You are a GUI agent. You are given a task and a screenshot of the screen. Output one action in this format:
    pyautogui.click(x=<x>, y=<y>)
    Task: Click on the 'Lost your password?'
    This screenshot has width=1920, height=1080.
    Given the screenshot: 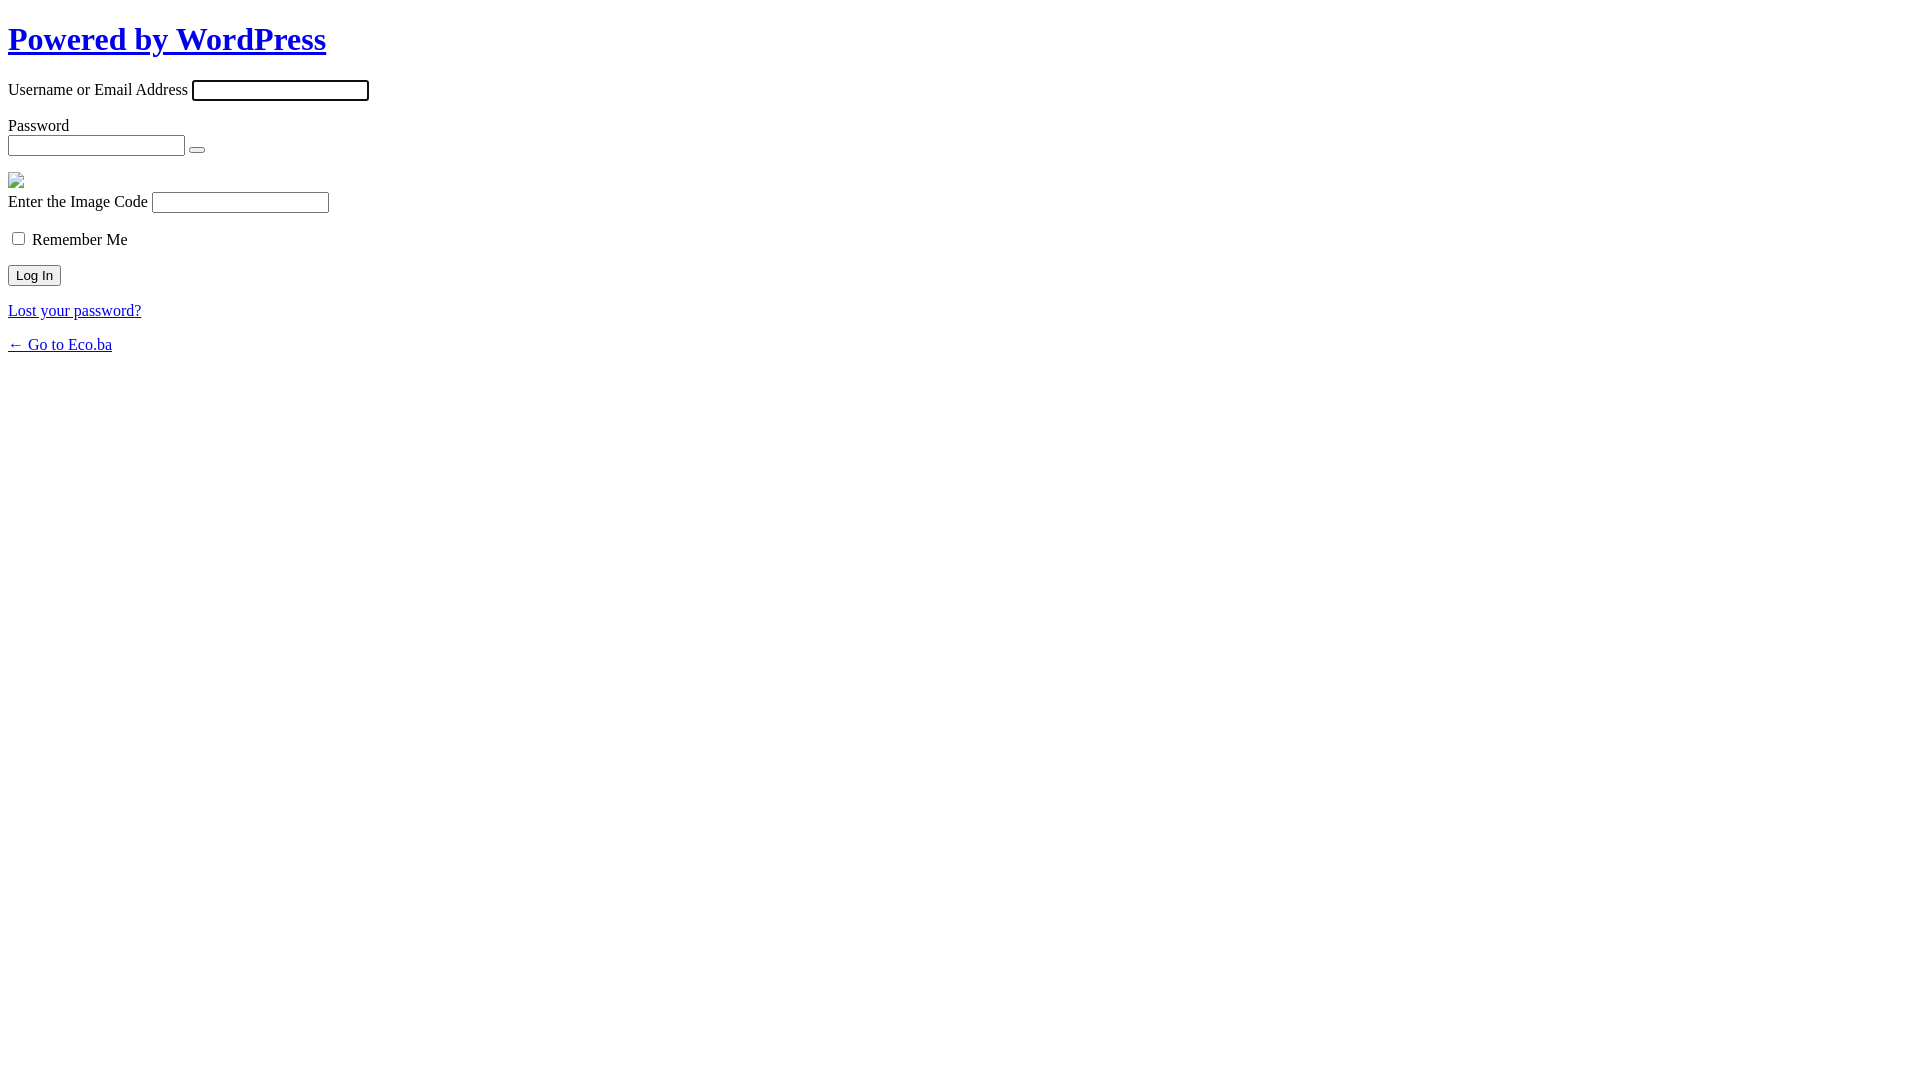 What is the action you would take?
    pyautogui.click(x=8, y=310)
    